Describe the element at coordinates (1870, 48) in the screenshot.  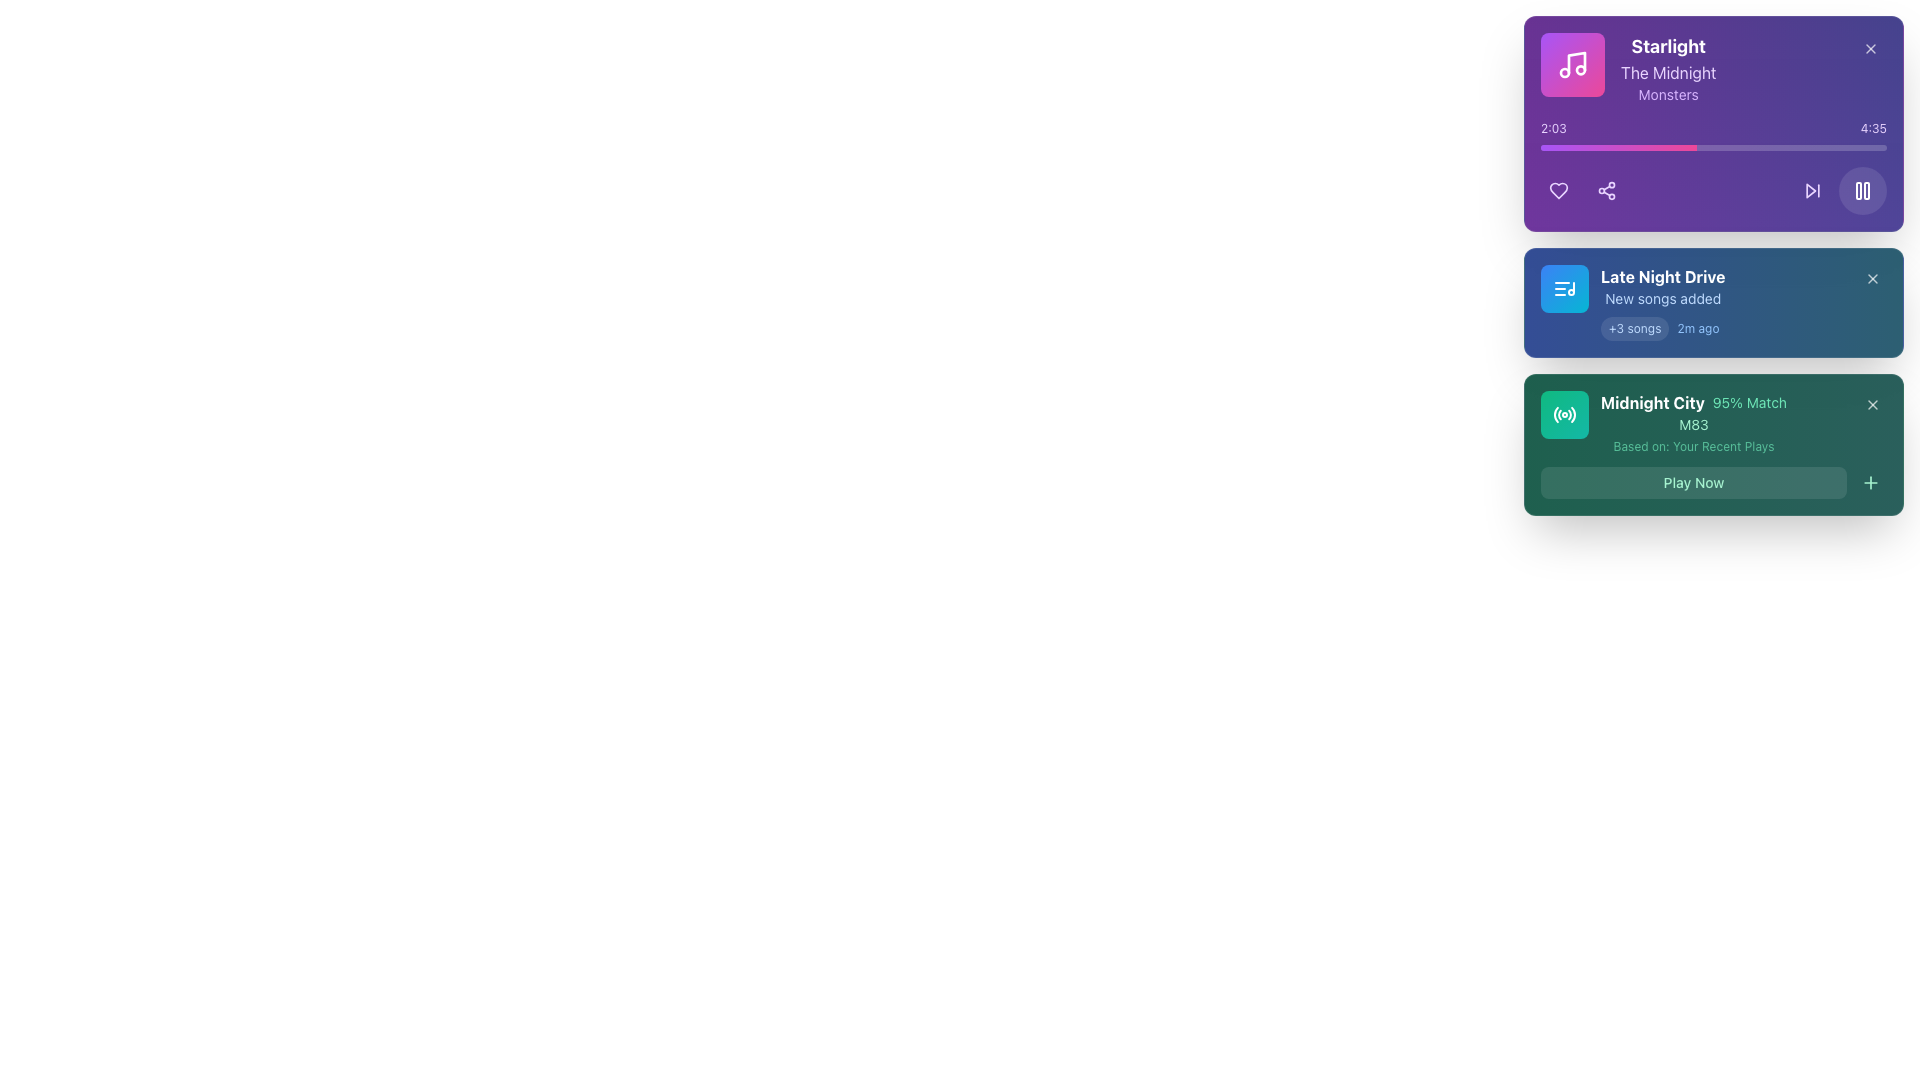
I see `the circular button with a '×' icon in its center, located at the top-right corner of the card for the music item 'Starlight' by 'The Midnight' and 'Monsters'` at that location.